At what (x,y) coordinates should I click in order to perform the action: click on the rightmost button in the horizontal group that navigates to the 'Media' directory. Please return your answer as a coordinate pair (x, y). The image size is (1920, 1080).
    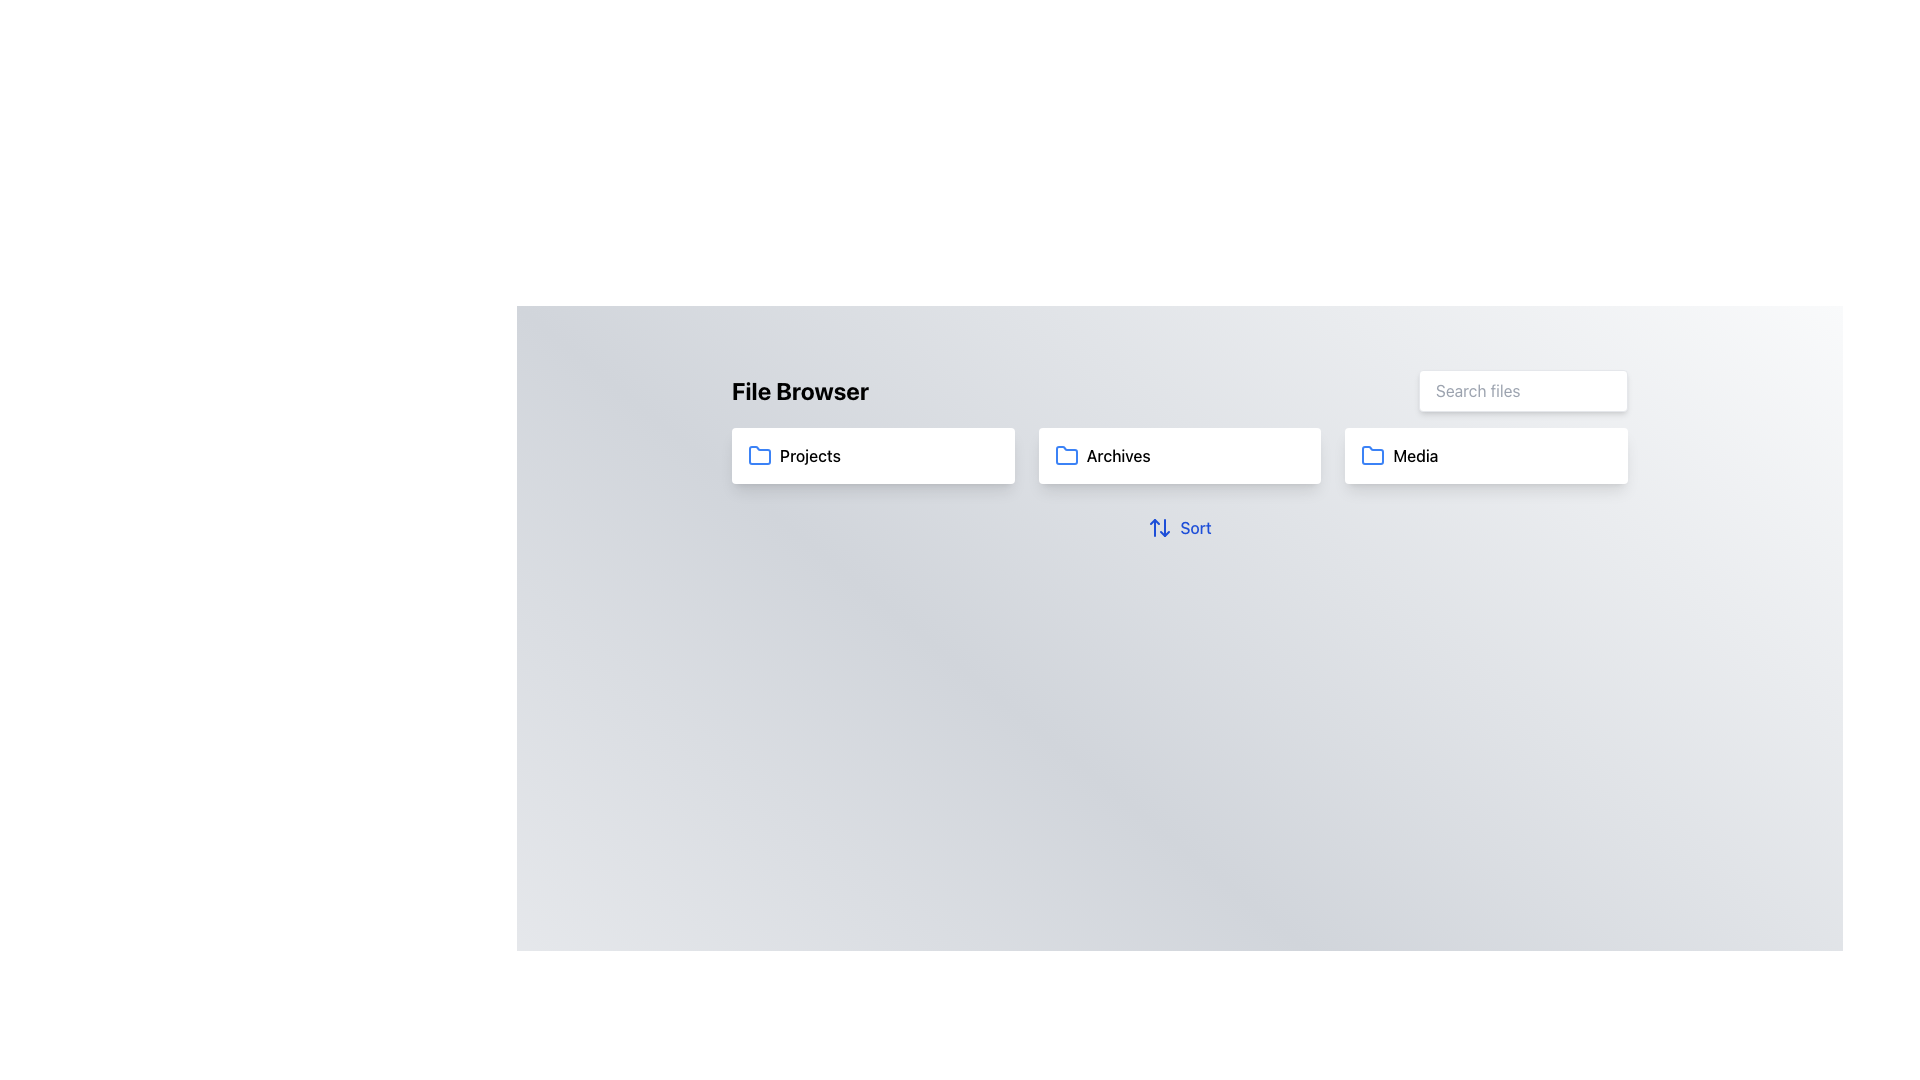
    Looking at the image, I should click on (1486, 455).